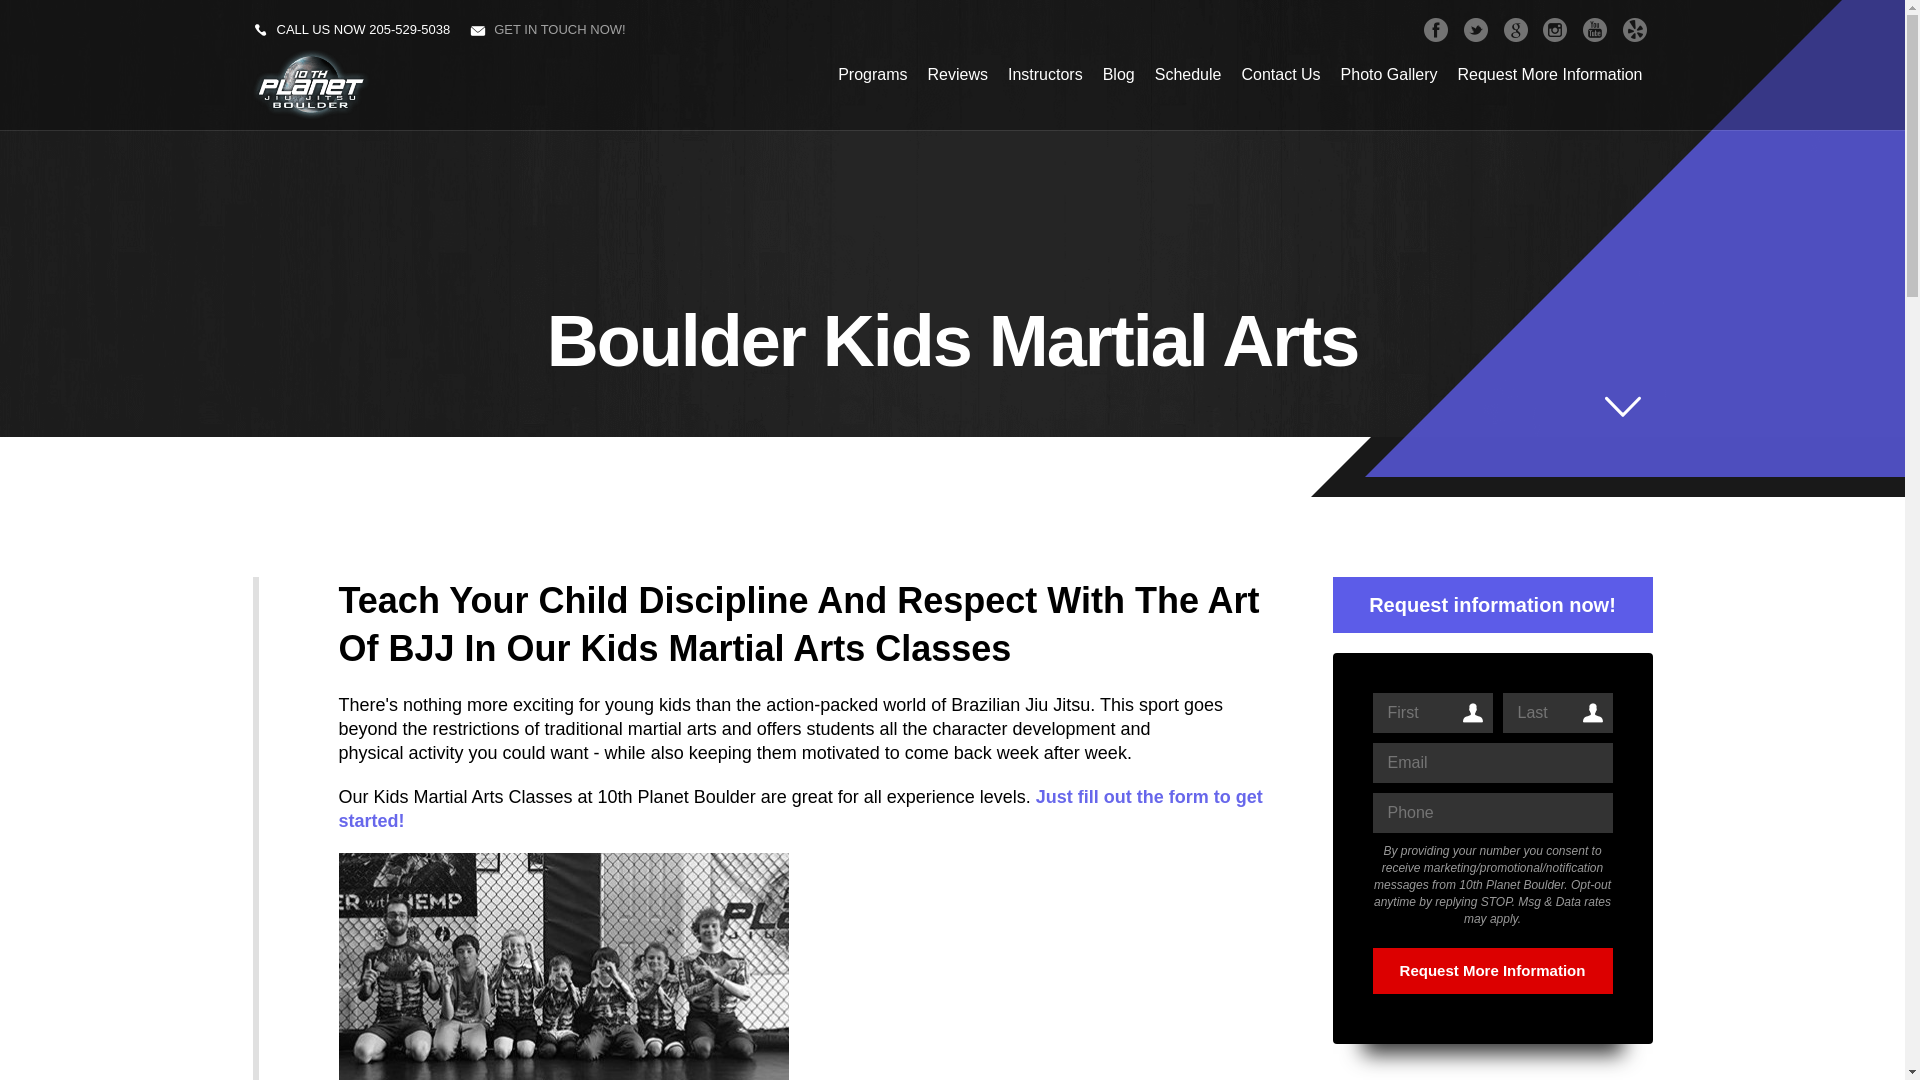  What do you see at coordinates (1430, 712) in the screenshot?
I see `'First'` at bounding box center [1430, 712].